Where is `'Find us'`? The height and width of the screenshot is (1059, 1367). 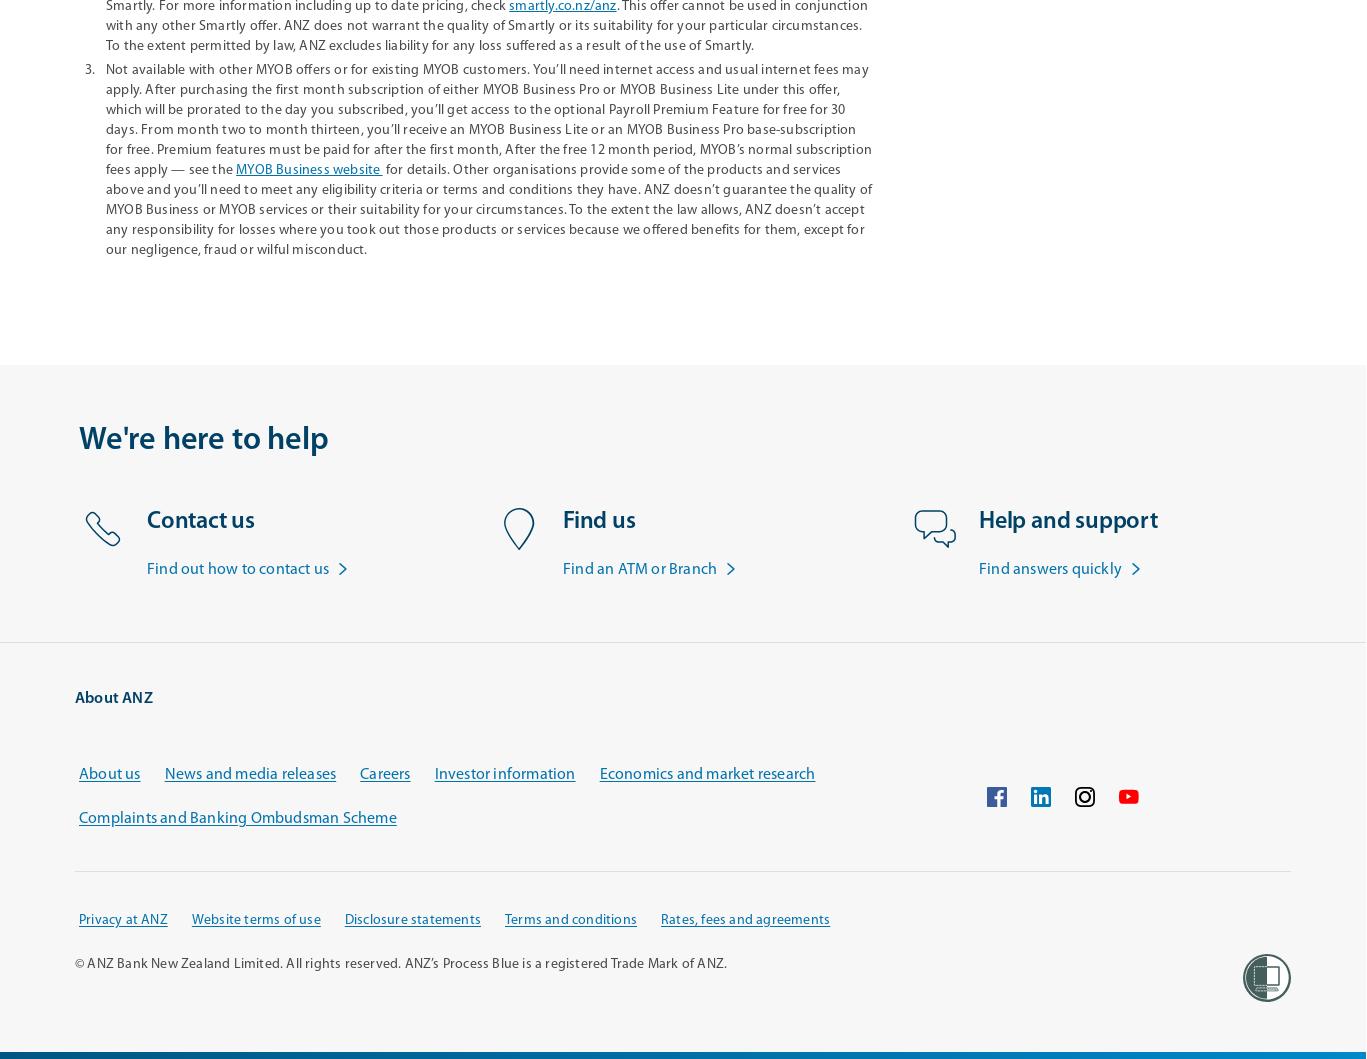 'Find us' is located at coordinates (599, 521).